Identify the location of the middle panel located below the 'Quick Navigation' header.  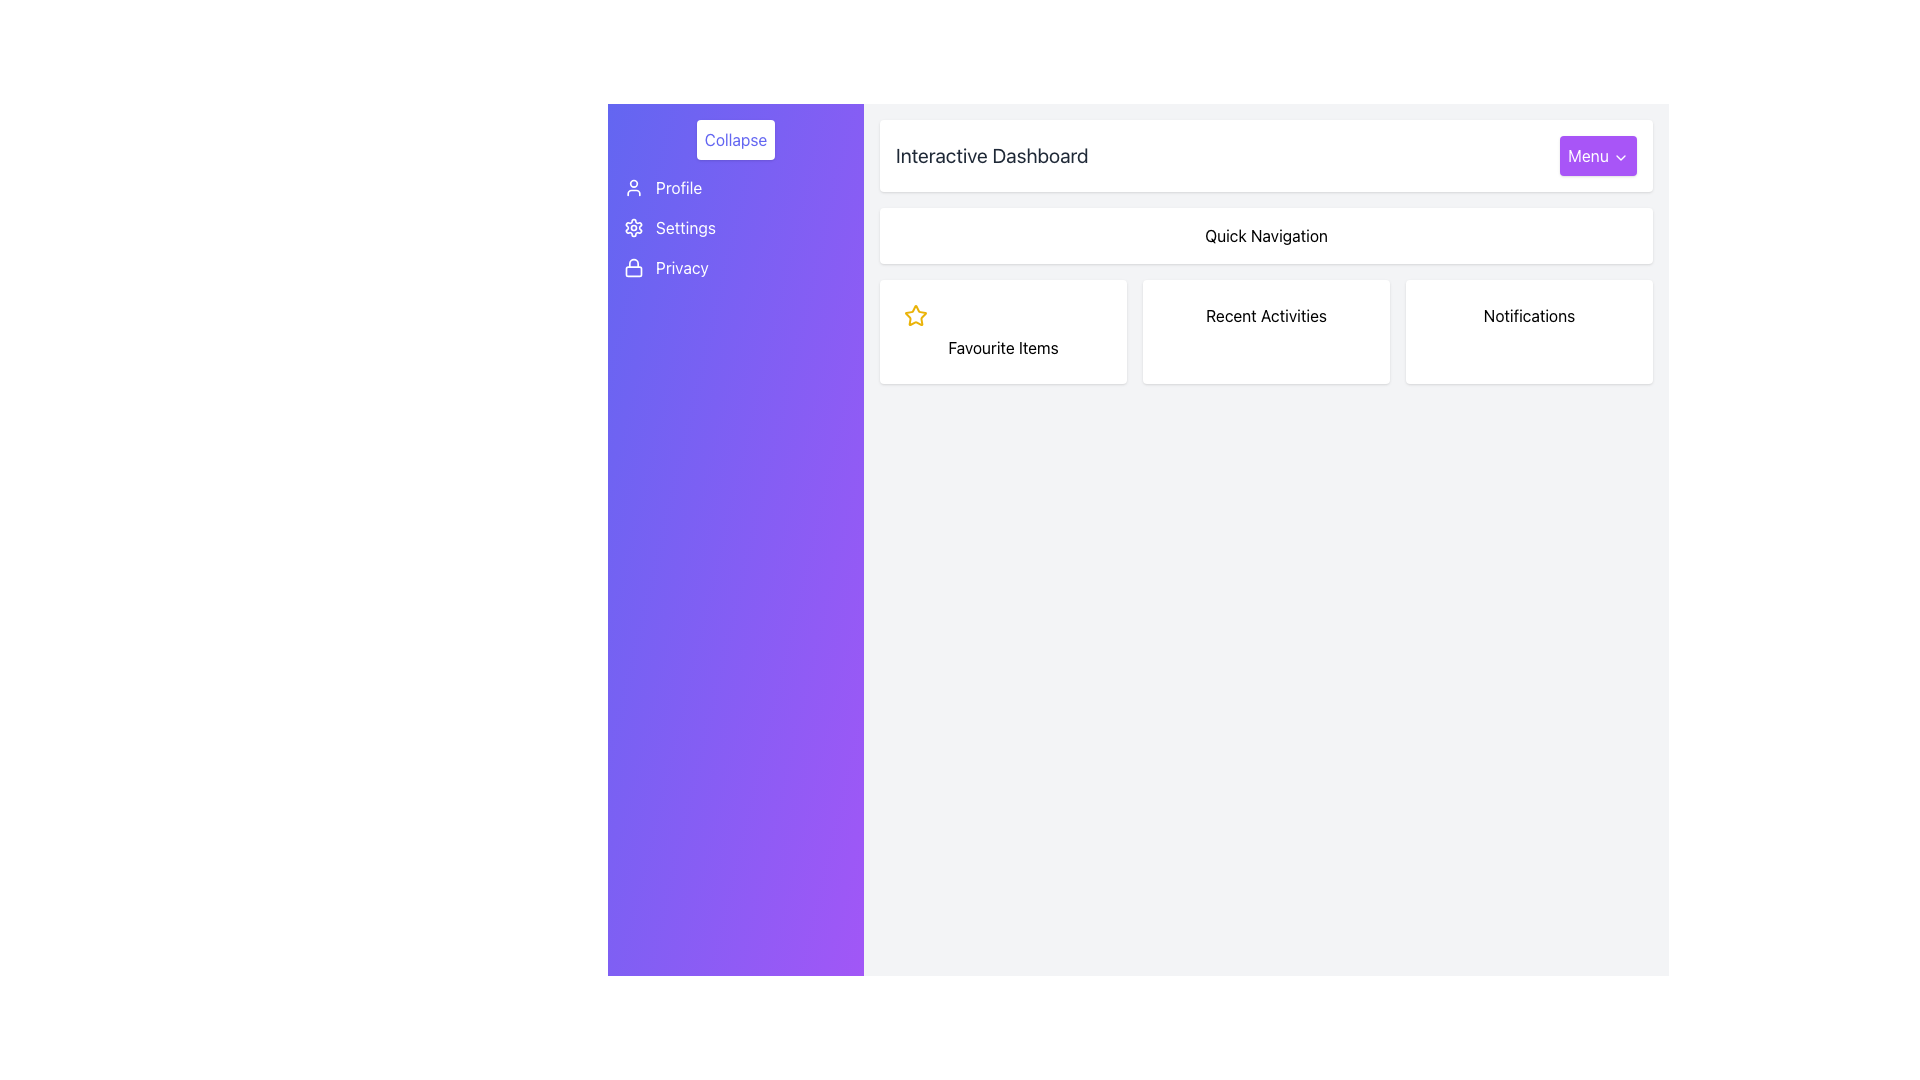
(1265, 330).